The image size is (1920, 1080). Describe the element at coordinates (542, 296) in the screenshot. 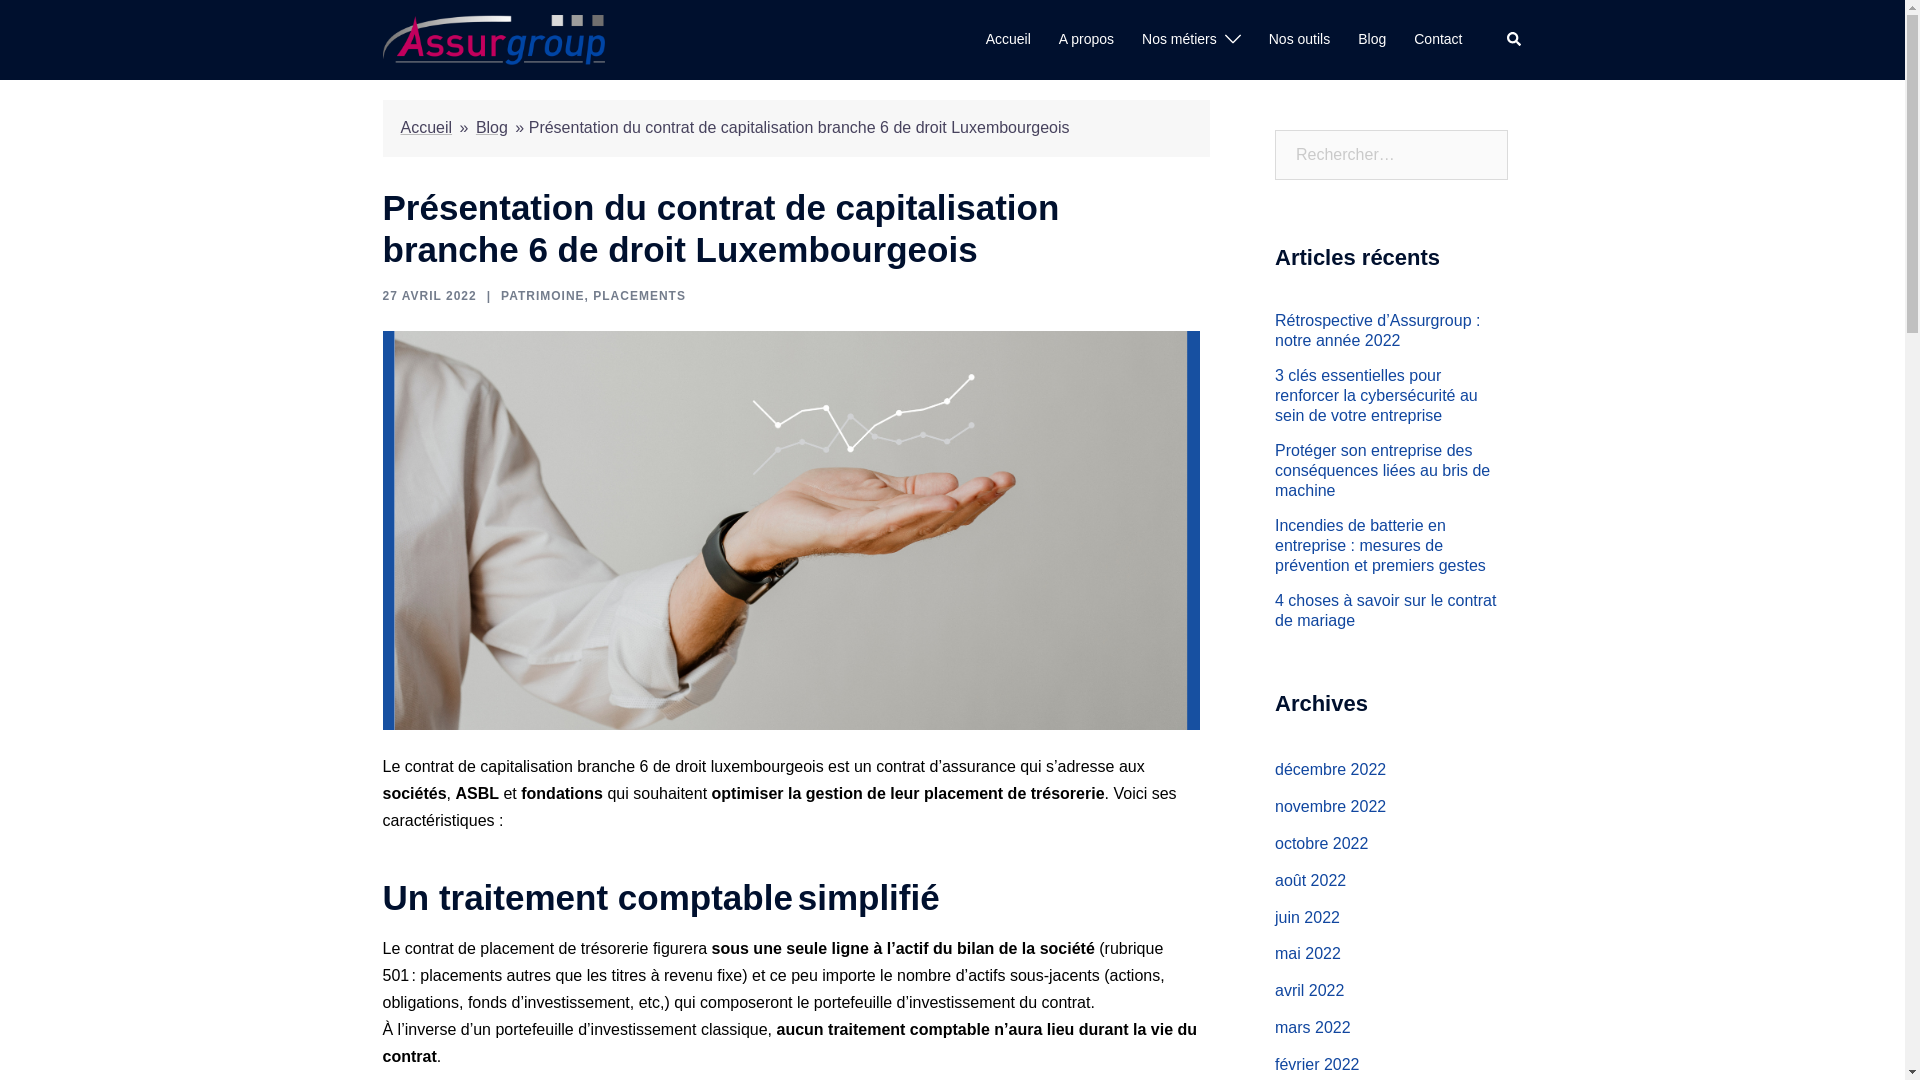

I see `'PATRIMOINE'` at that location.